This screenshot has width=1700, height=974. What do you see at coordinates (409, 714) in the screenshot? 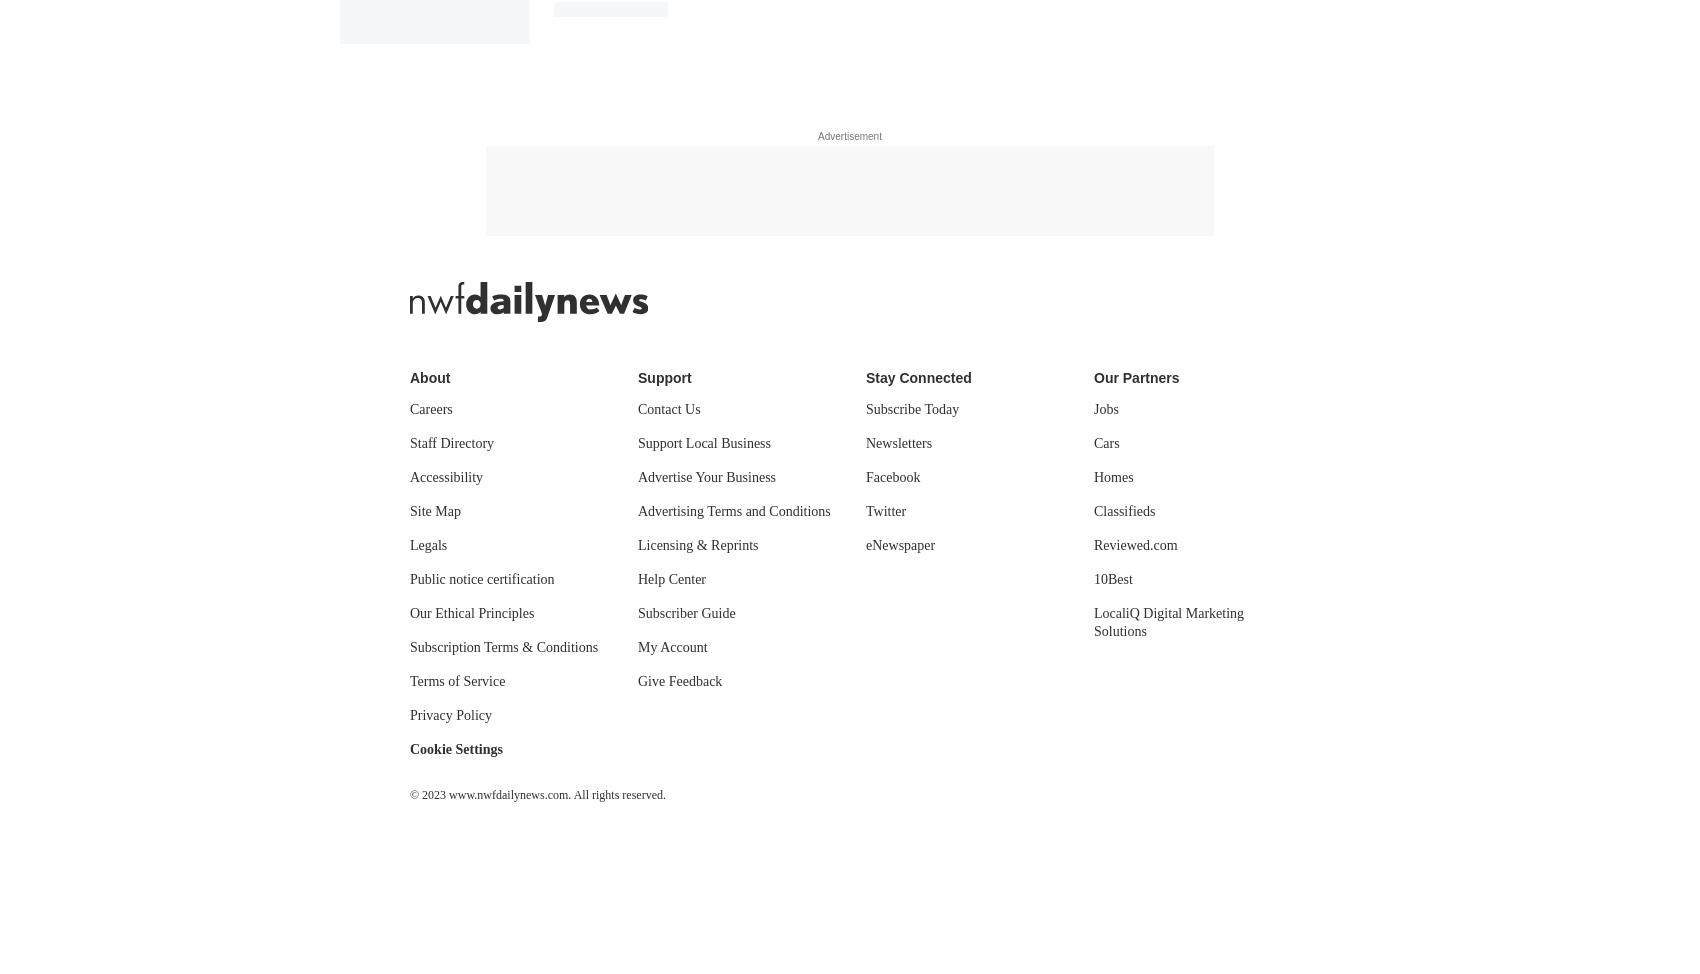
I see `'Privacy Policy'` at bounding box center [409, 714].